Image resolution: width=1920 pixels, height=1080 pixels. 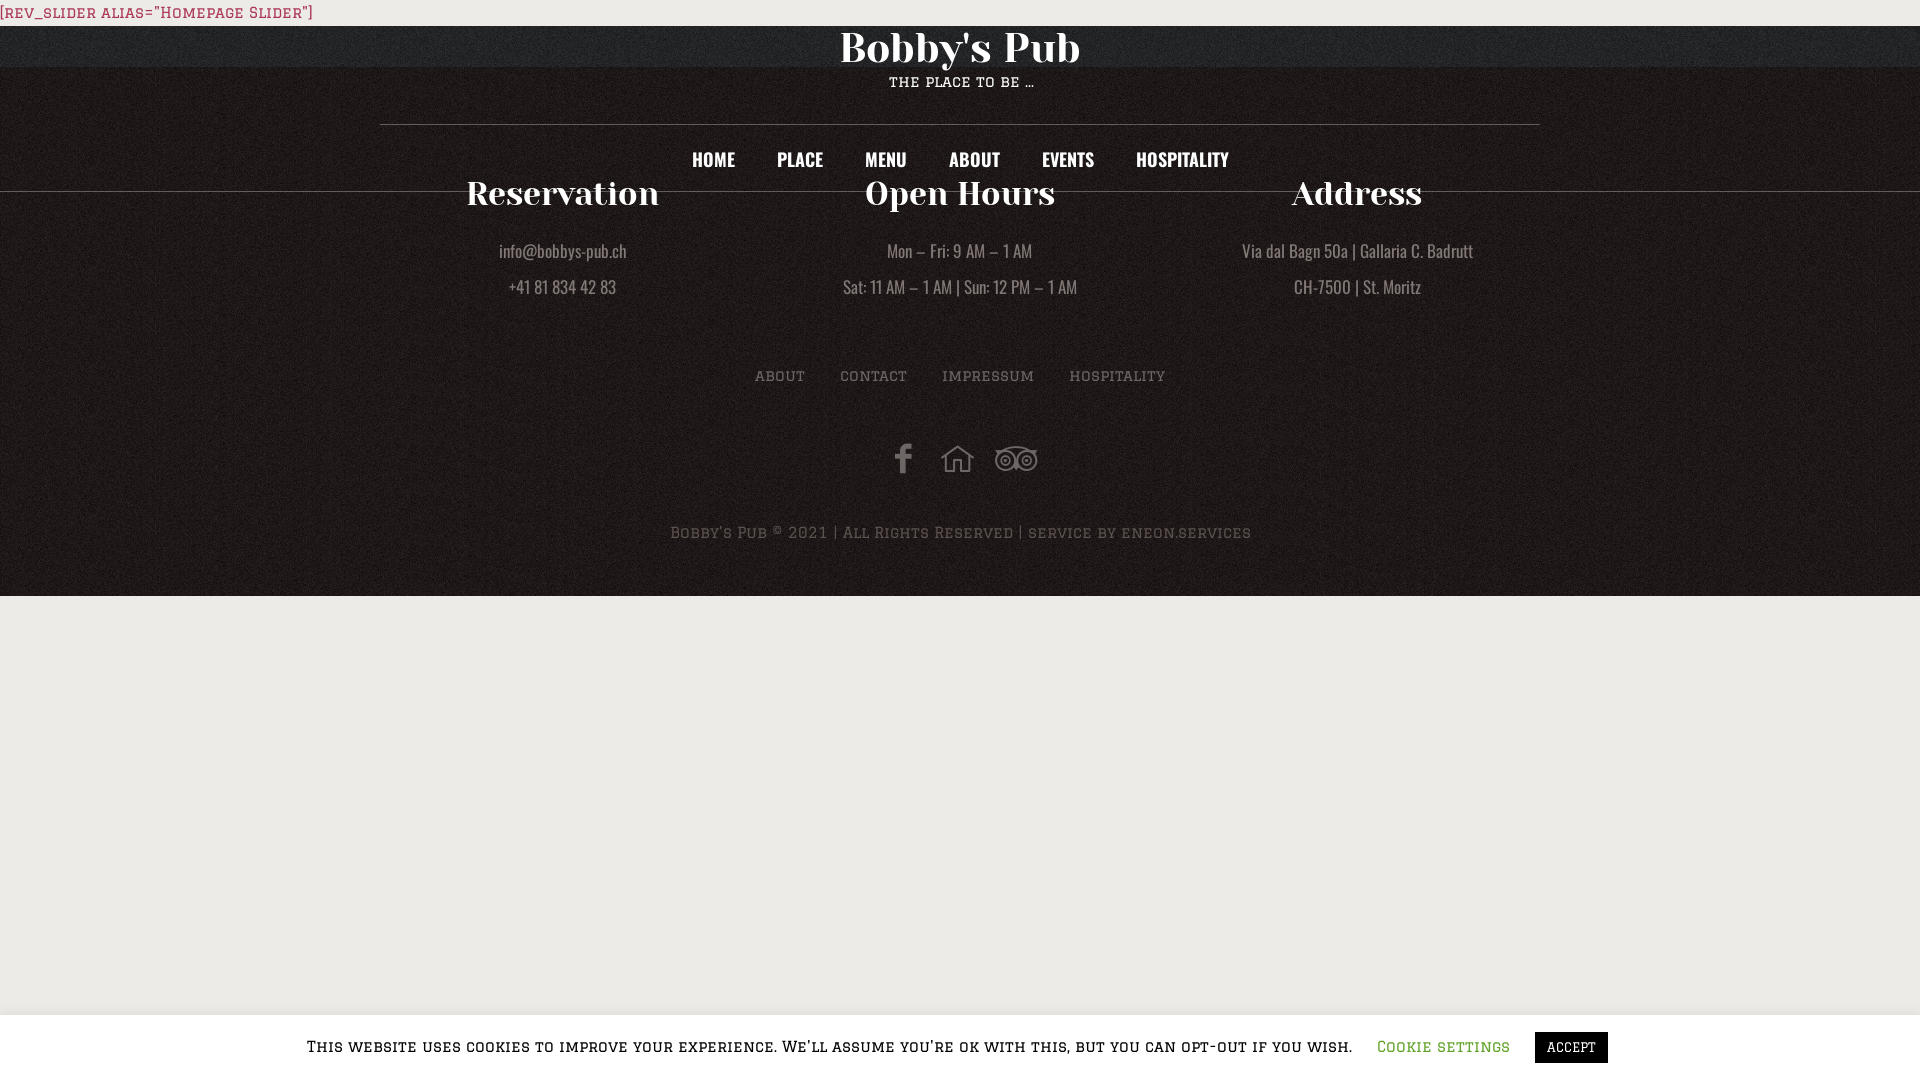 What do you see at coordinates (499, 249) in the screenshot?
I see `'info@bobbys-pub.ch'` at bounding box center [499, 249].